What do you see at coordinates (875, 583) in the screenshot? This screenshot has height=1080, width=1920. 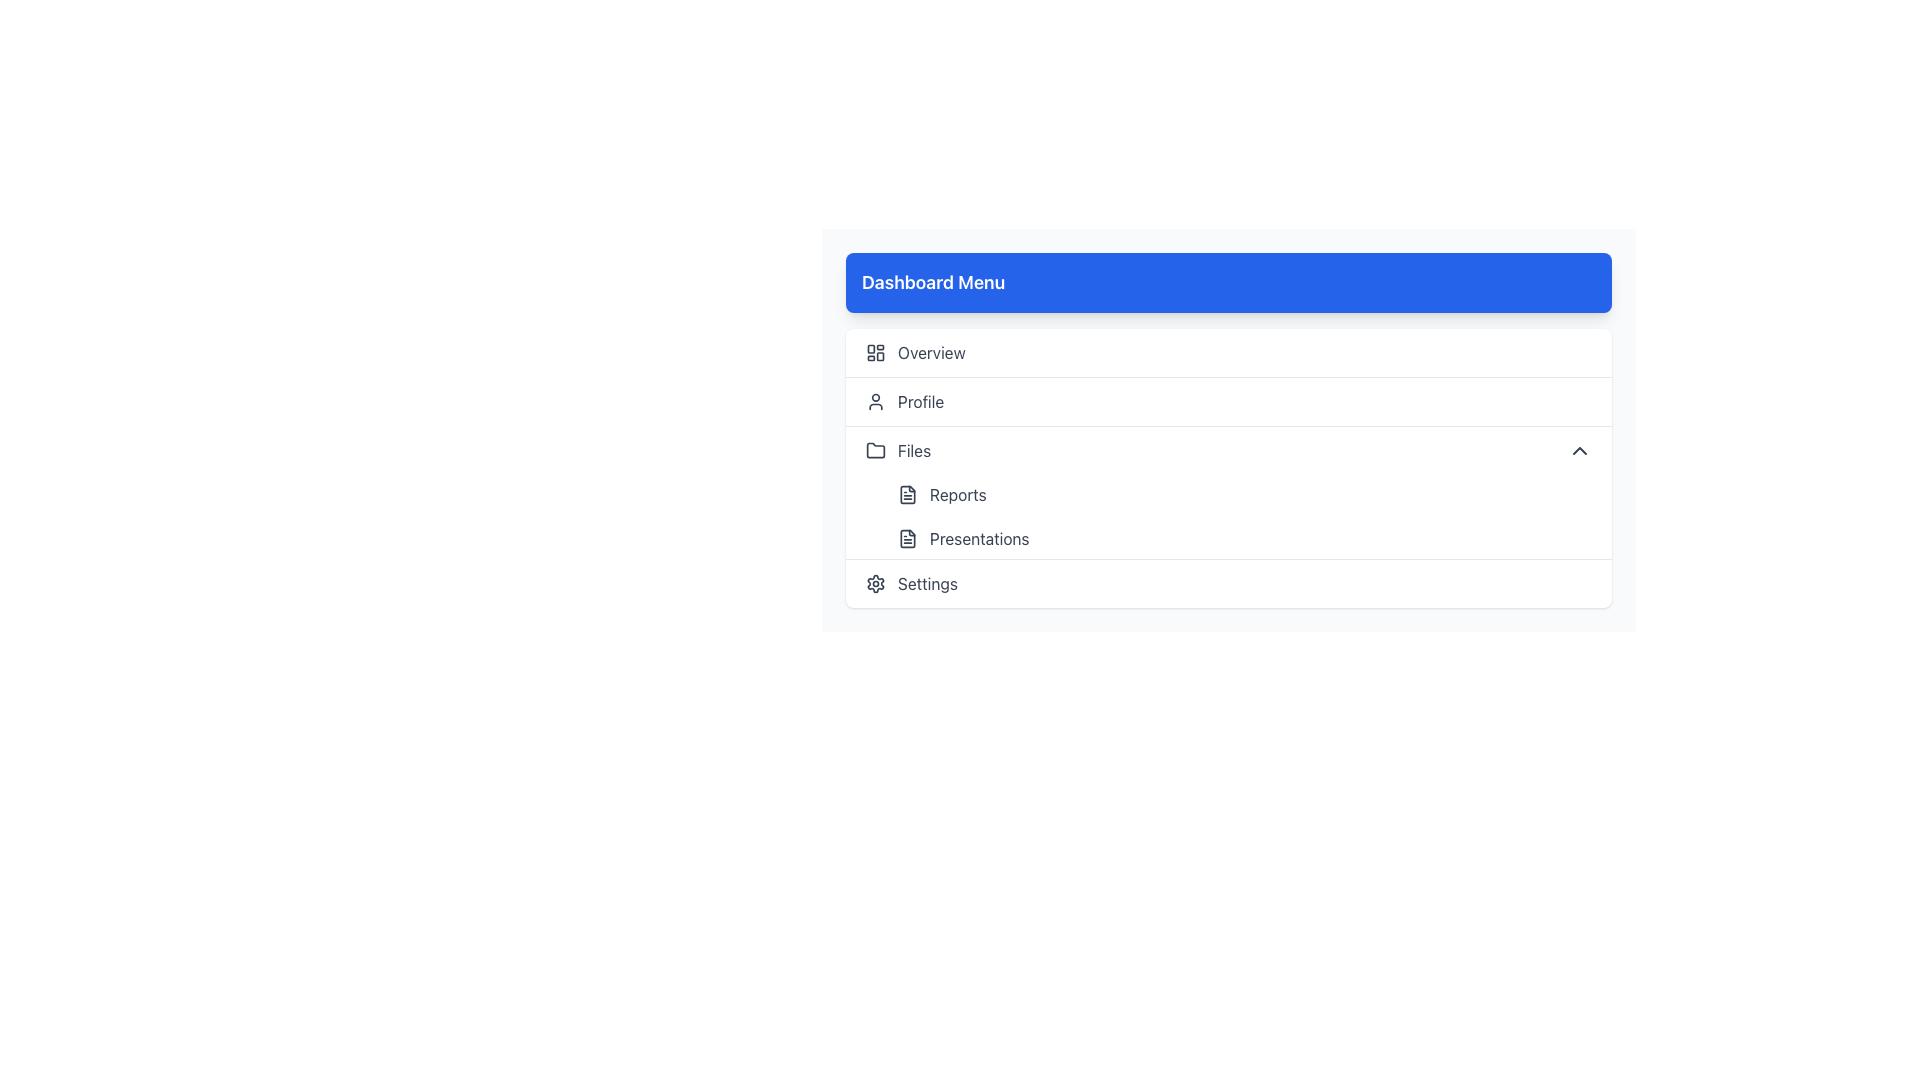 I see `the gear-shaped icon with a hollow center and sprocket-like edges` at bounding box center [875, 583].